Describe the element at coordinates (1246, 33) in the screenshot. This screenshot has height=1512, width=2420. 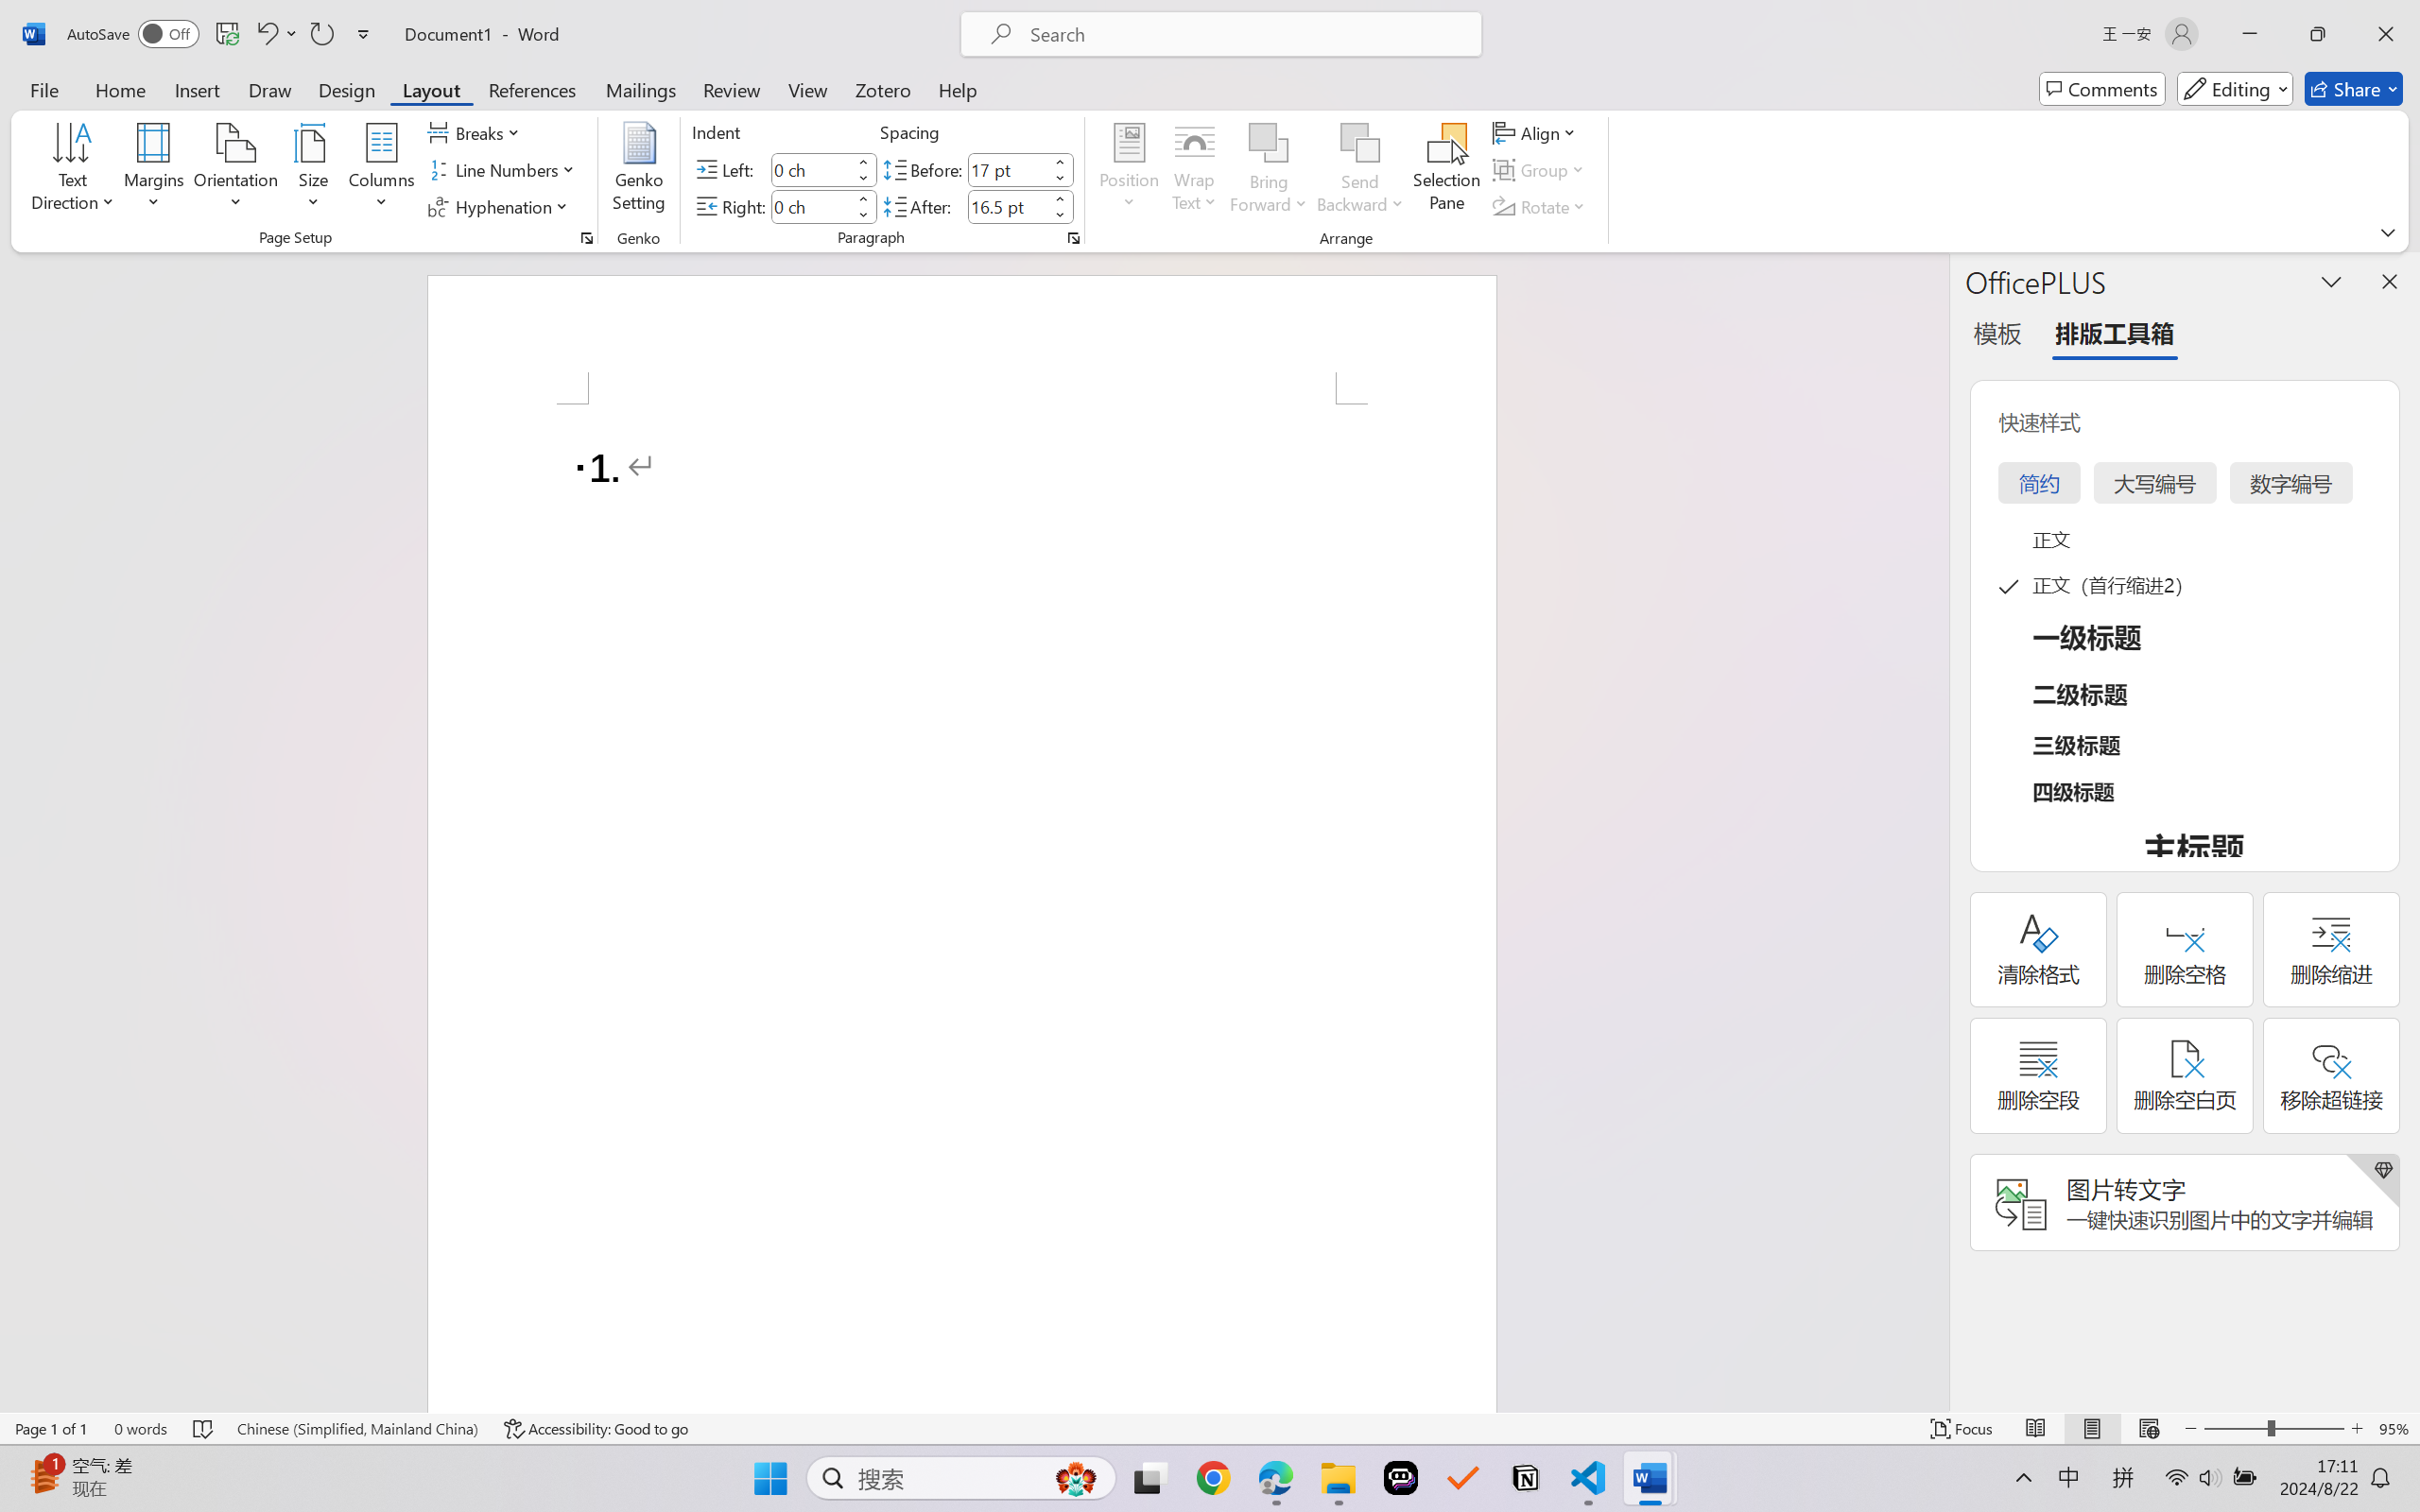
I see `'Microsoft search'` at that location.